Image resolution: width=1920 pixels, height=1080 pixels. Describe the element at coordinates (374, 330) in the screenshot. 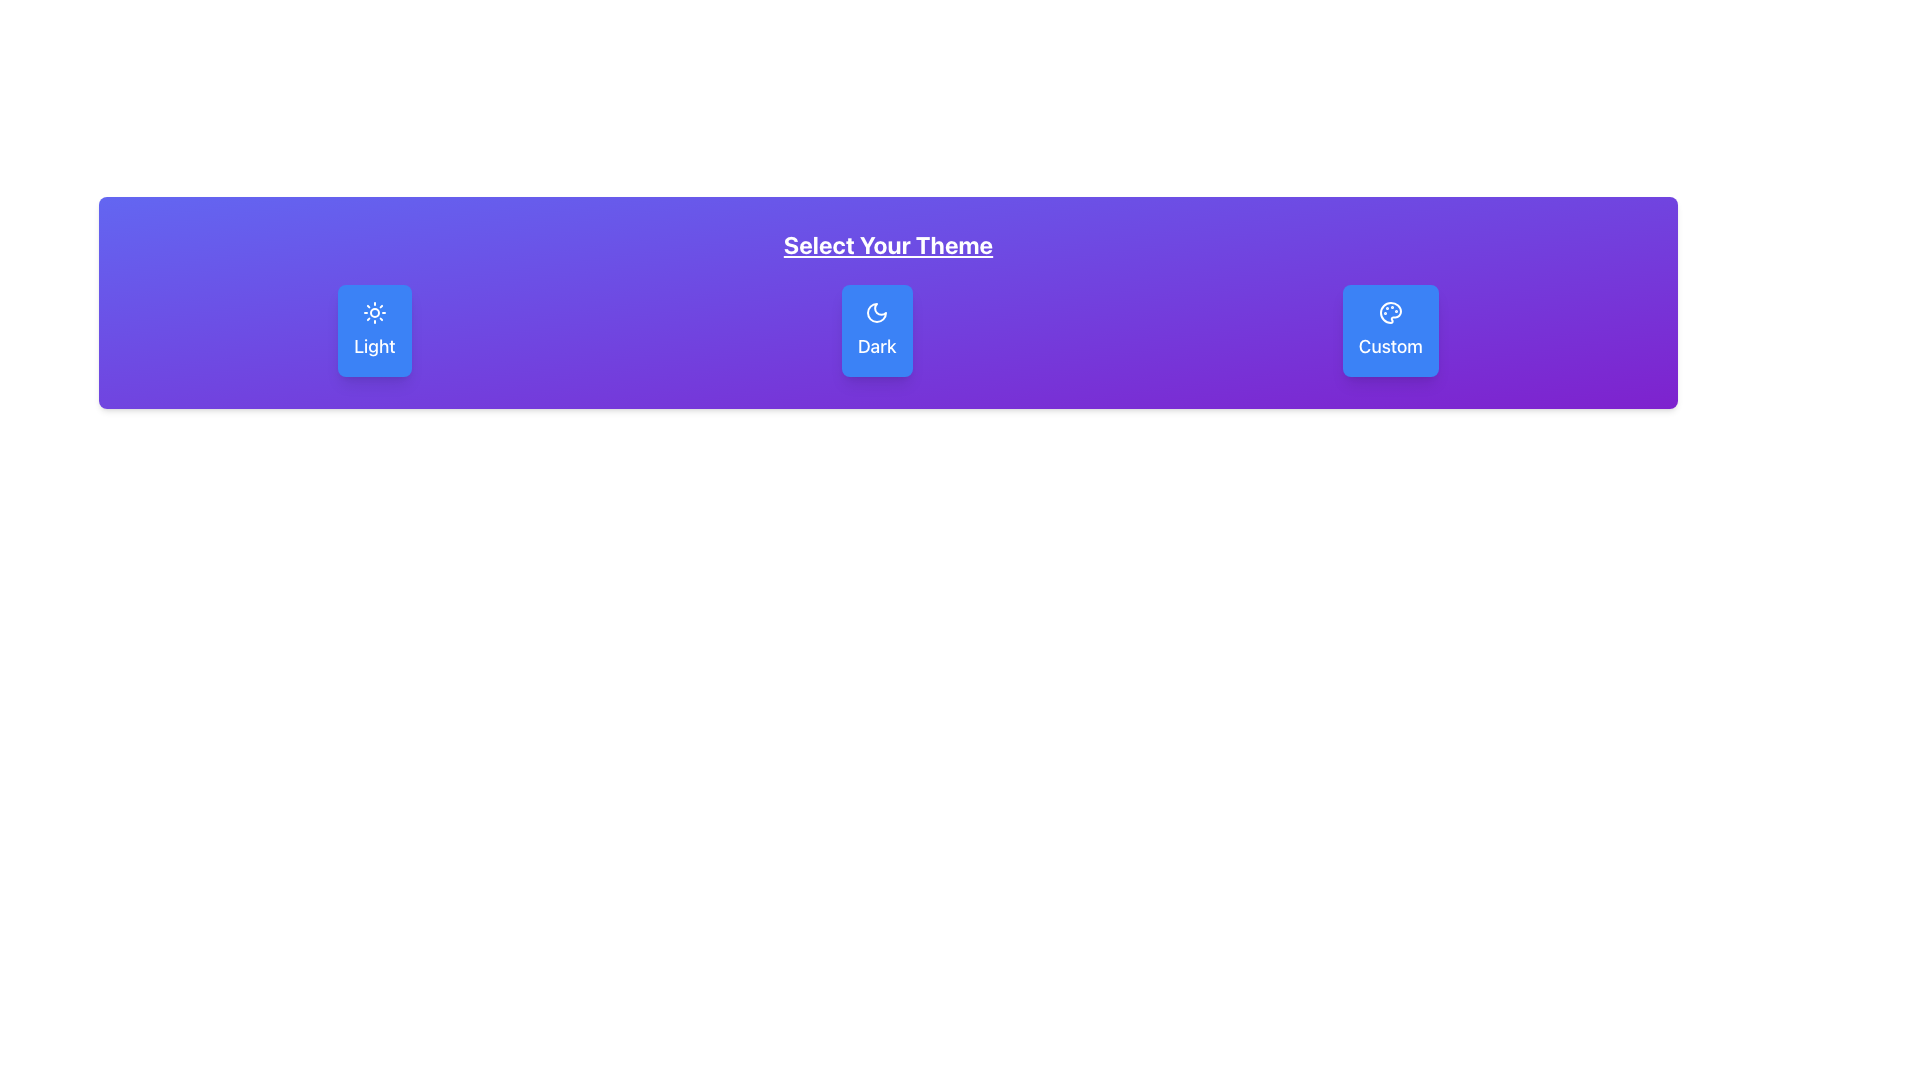

I see `the 'Light' theme selection button located on the left side of the theme selection layout` at that location.